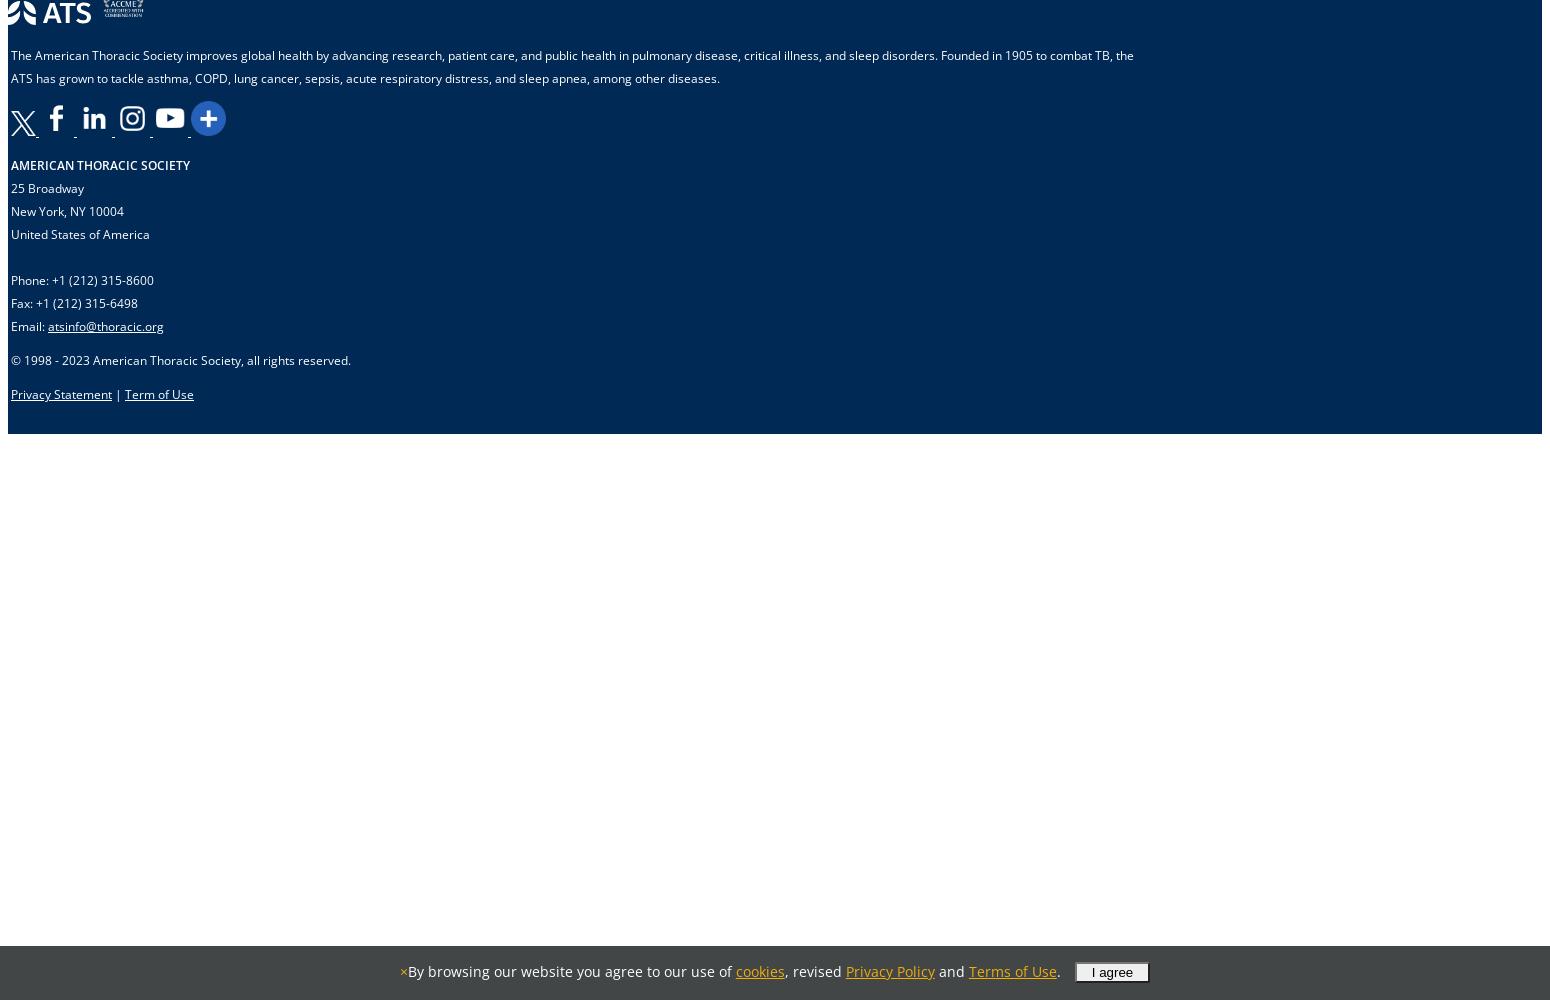  I want to click on 'cookies', so click(759, 970).